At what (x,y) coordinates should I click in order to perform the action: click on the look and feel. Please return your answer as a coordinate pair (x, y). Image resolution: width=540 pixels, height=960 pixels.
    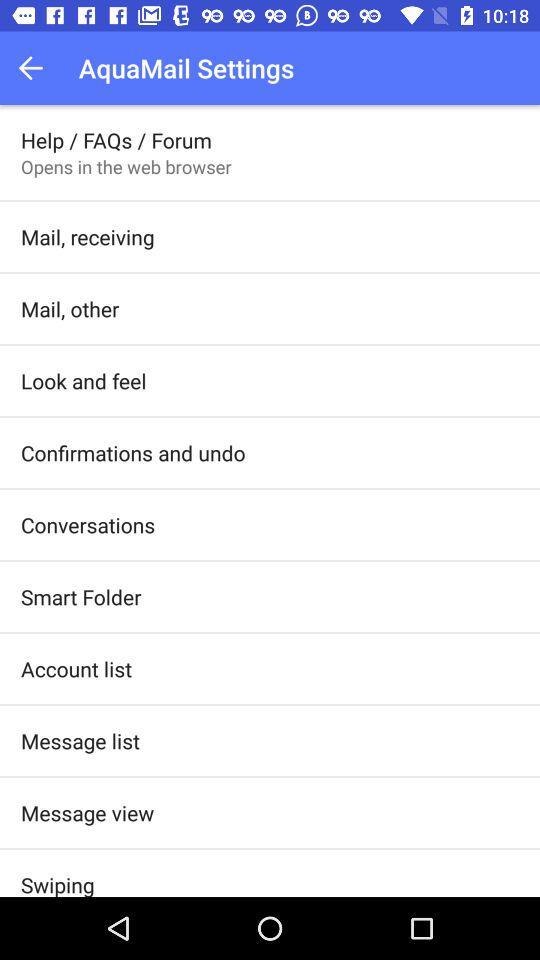
    Looking at the image, I should click on (82, 380).